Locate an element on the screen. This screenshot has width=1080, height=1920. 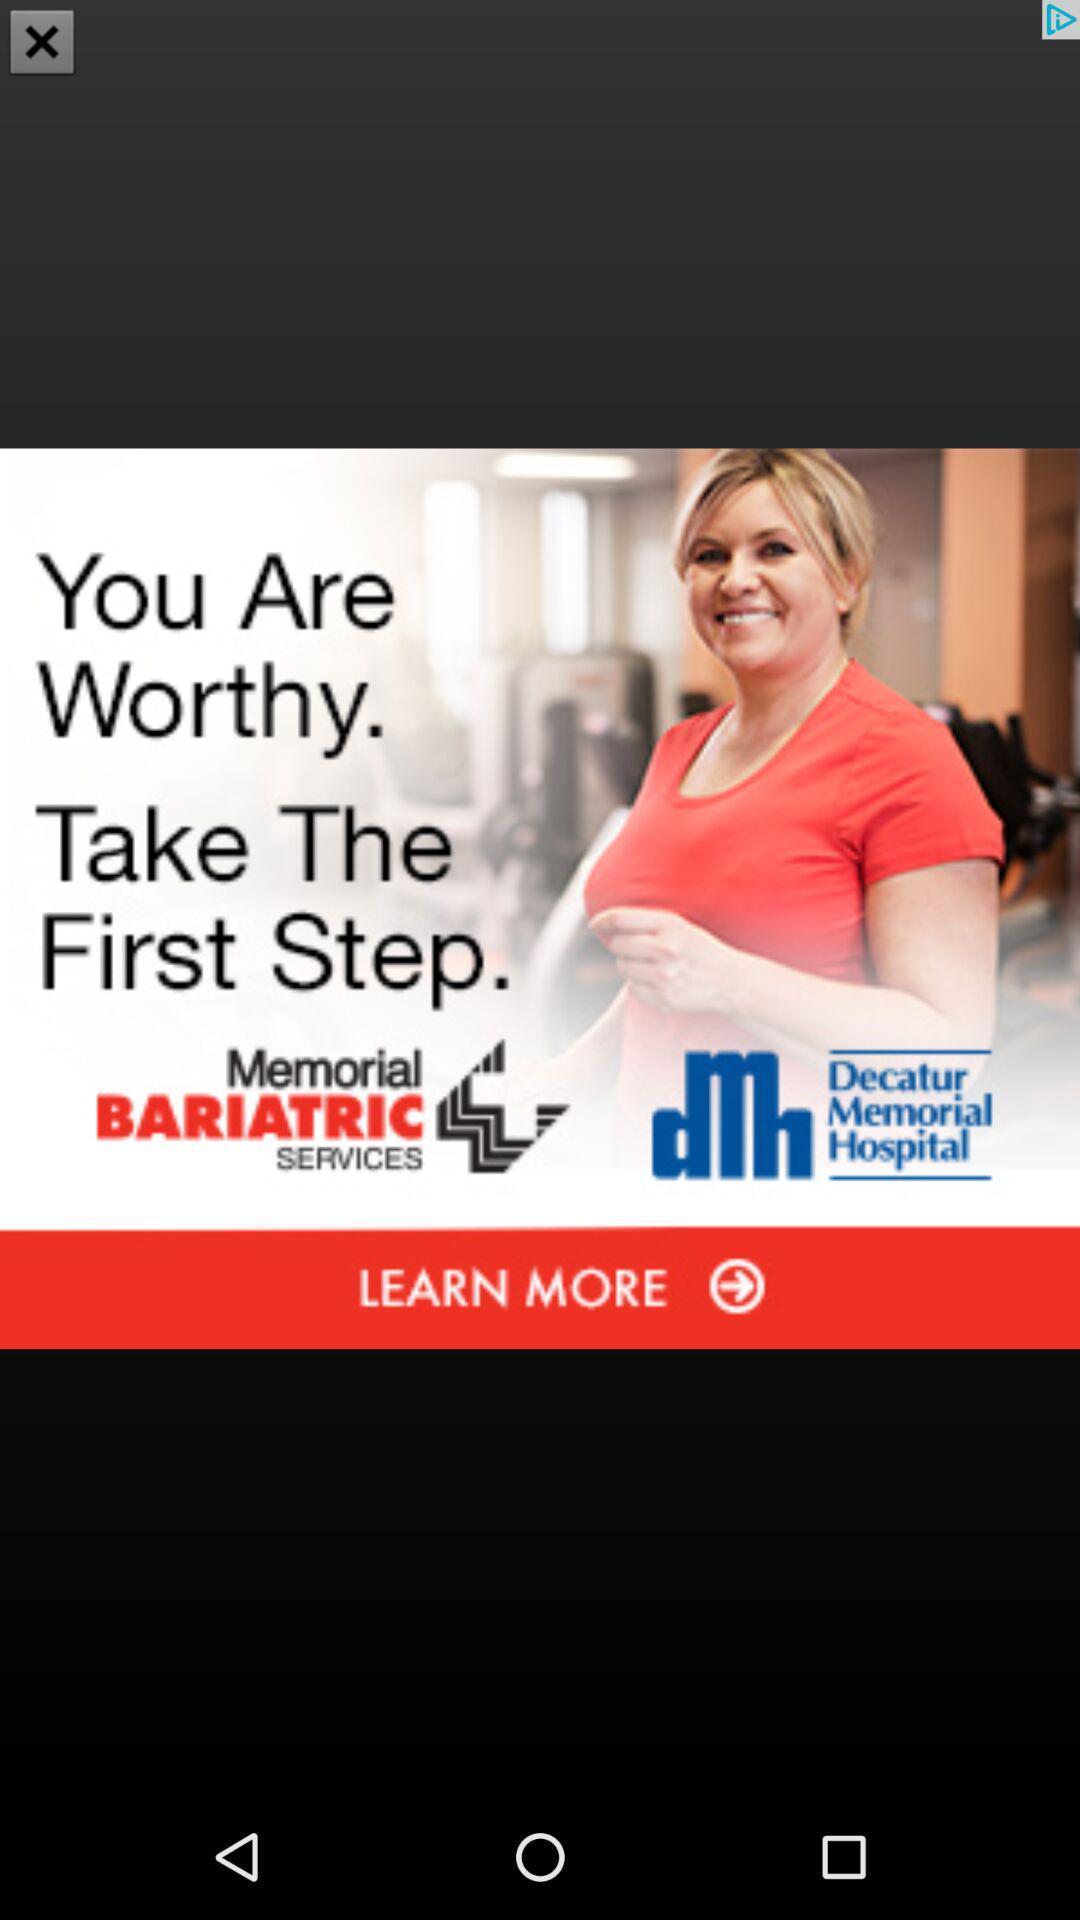
the close icon is located at coordinates (42, 44).